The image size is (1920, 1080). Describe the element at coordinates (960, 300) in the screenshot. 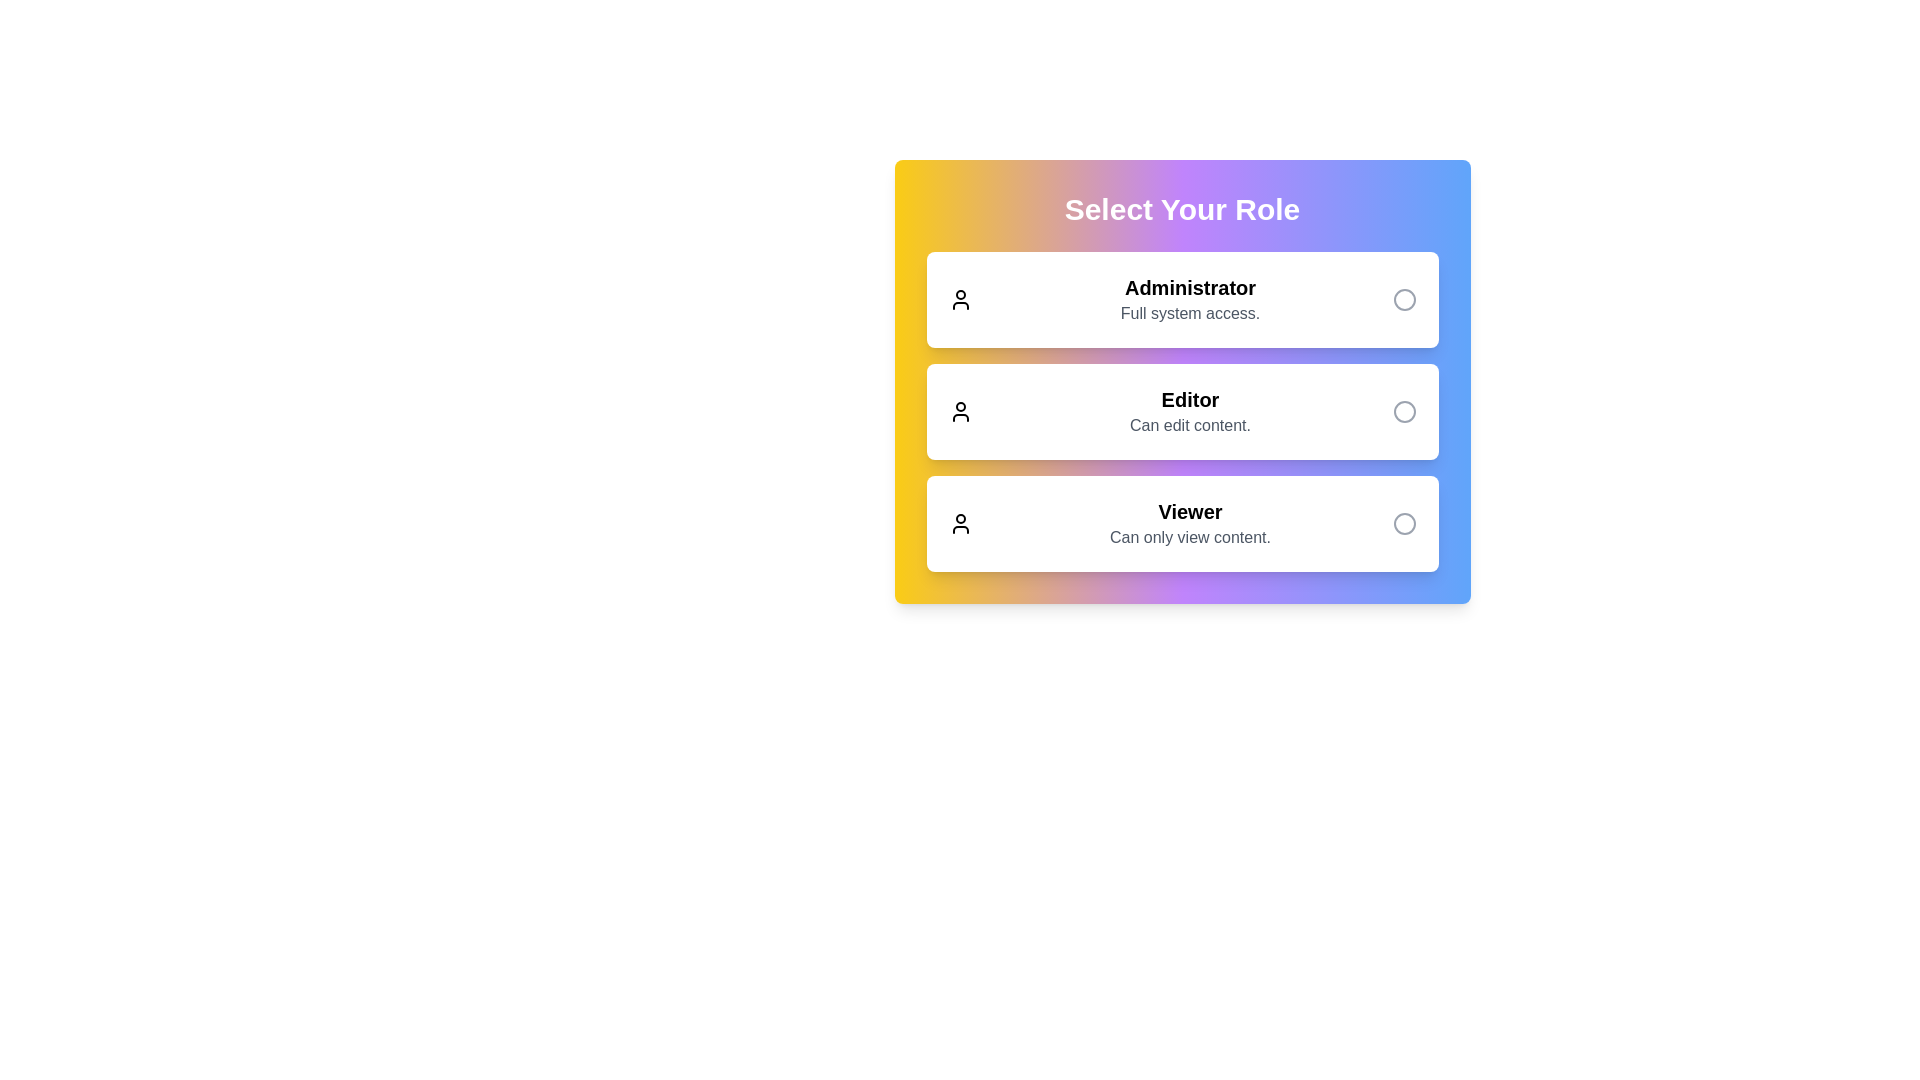

I see `the Administrator role icon, which is a monochrome user figure icon located to the left of the text in the 'Select Your Role' section` at that location.